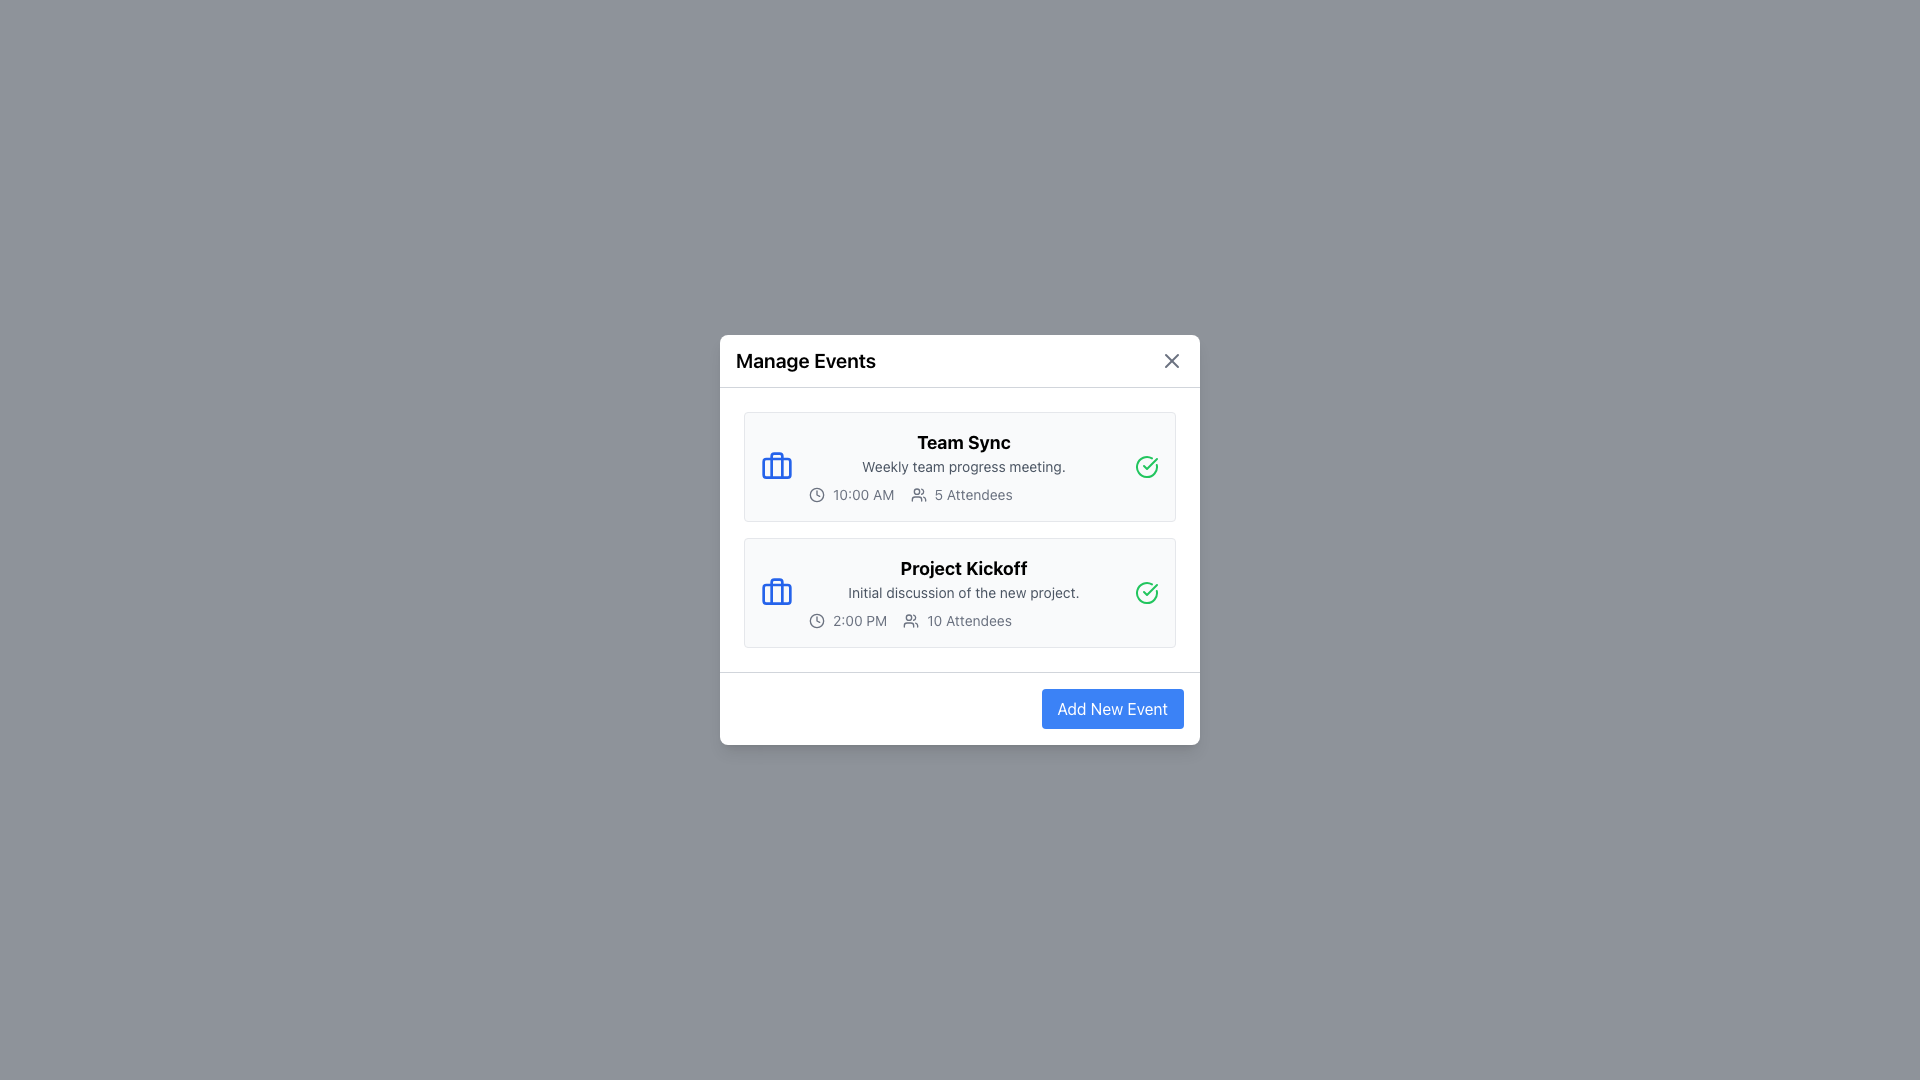 The height and width of the screenshot is (1080, 1920). Describe the element at coordinates (776, 592) in the screenshot. I see `the 'Project Kickoff' event icon located in the leftmost section of the 'Manage Events' dialog, which is positioned above the text '2:00 PM 10 Attendees'` at that location.